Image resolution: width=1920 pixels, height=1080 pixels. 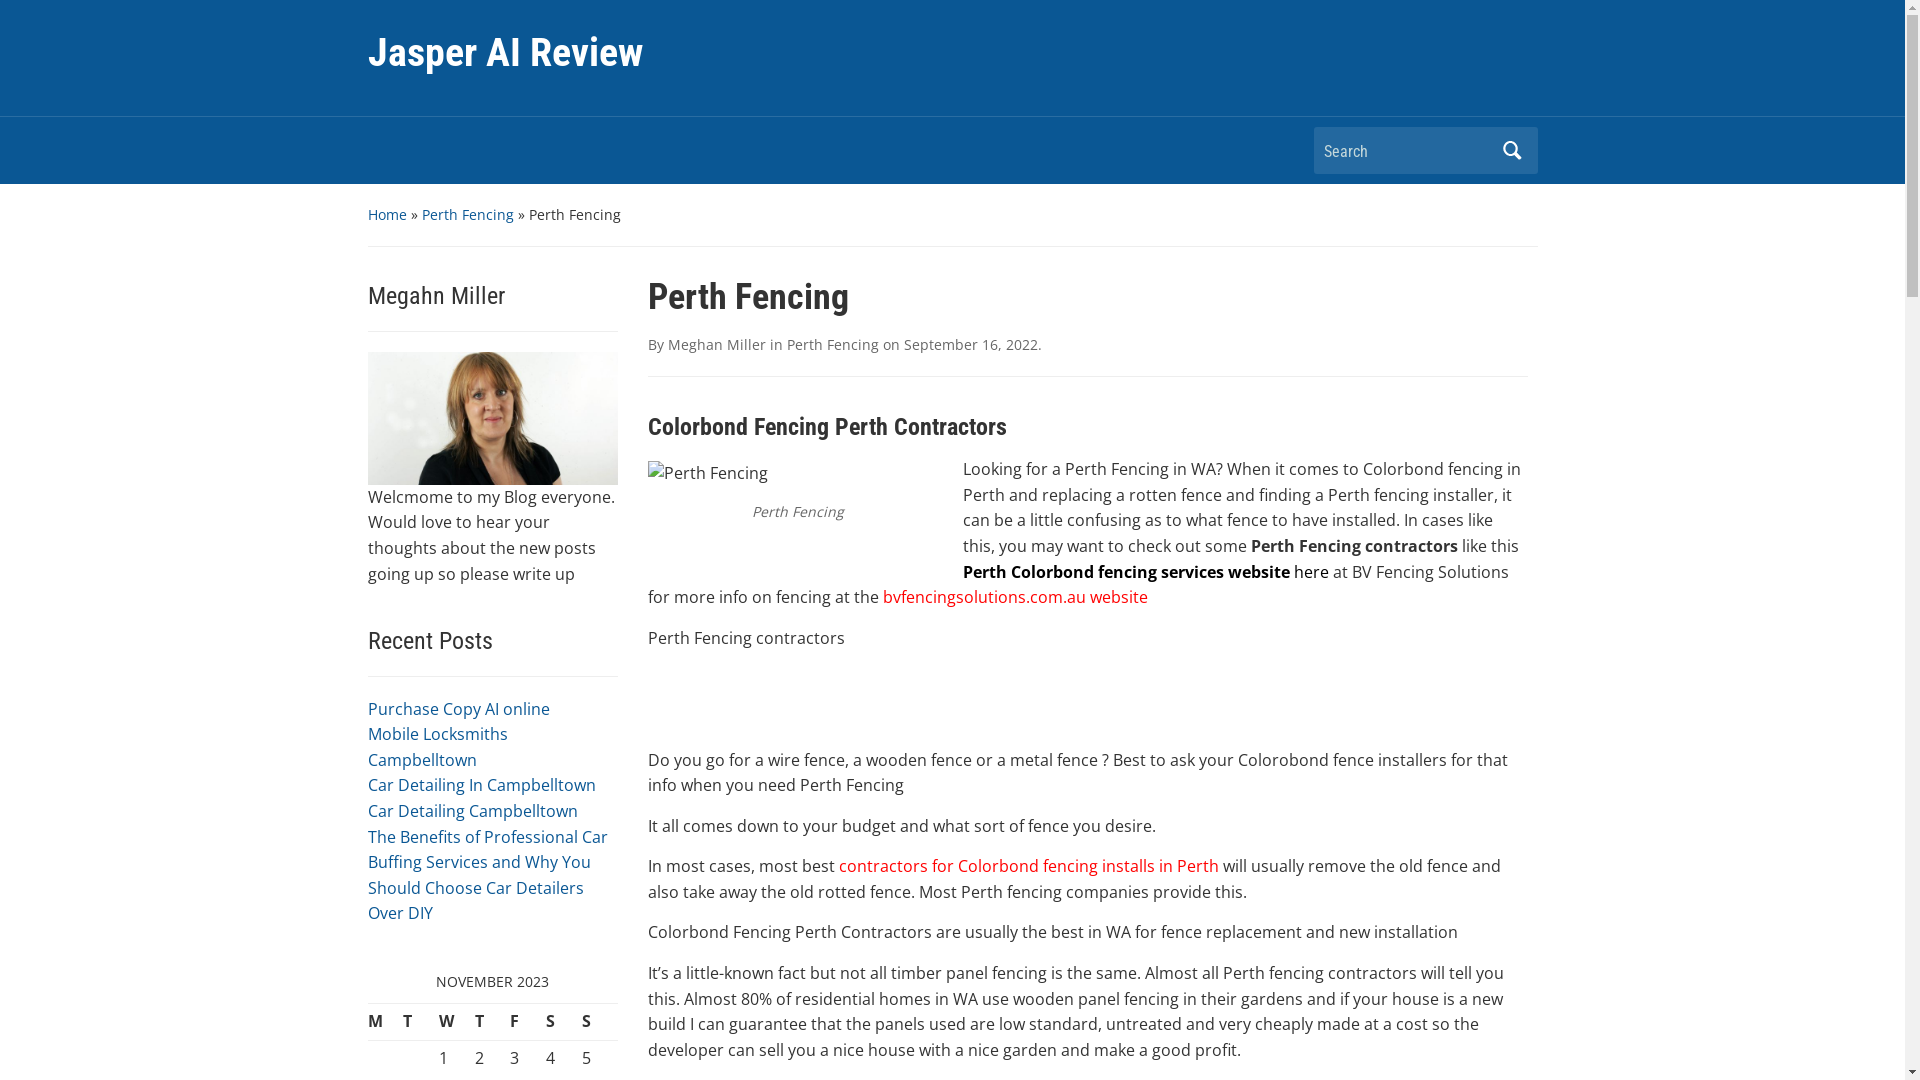 I want to click on 'Mobile Locksmiths Campbelltown', so click(x=436, y=747).